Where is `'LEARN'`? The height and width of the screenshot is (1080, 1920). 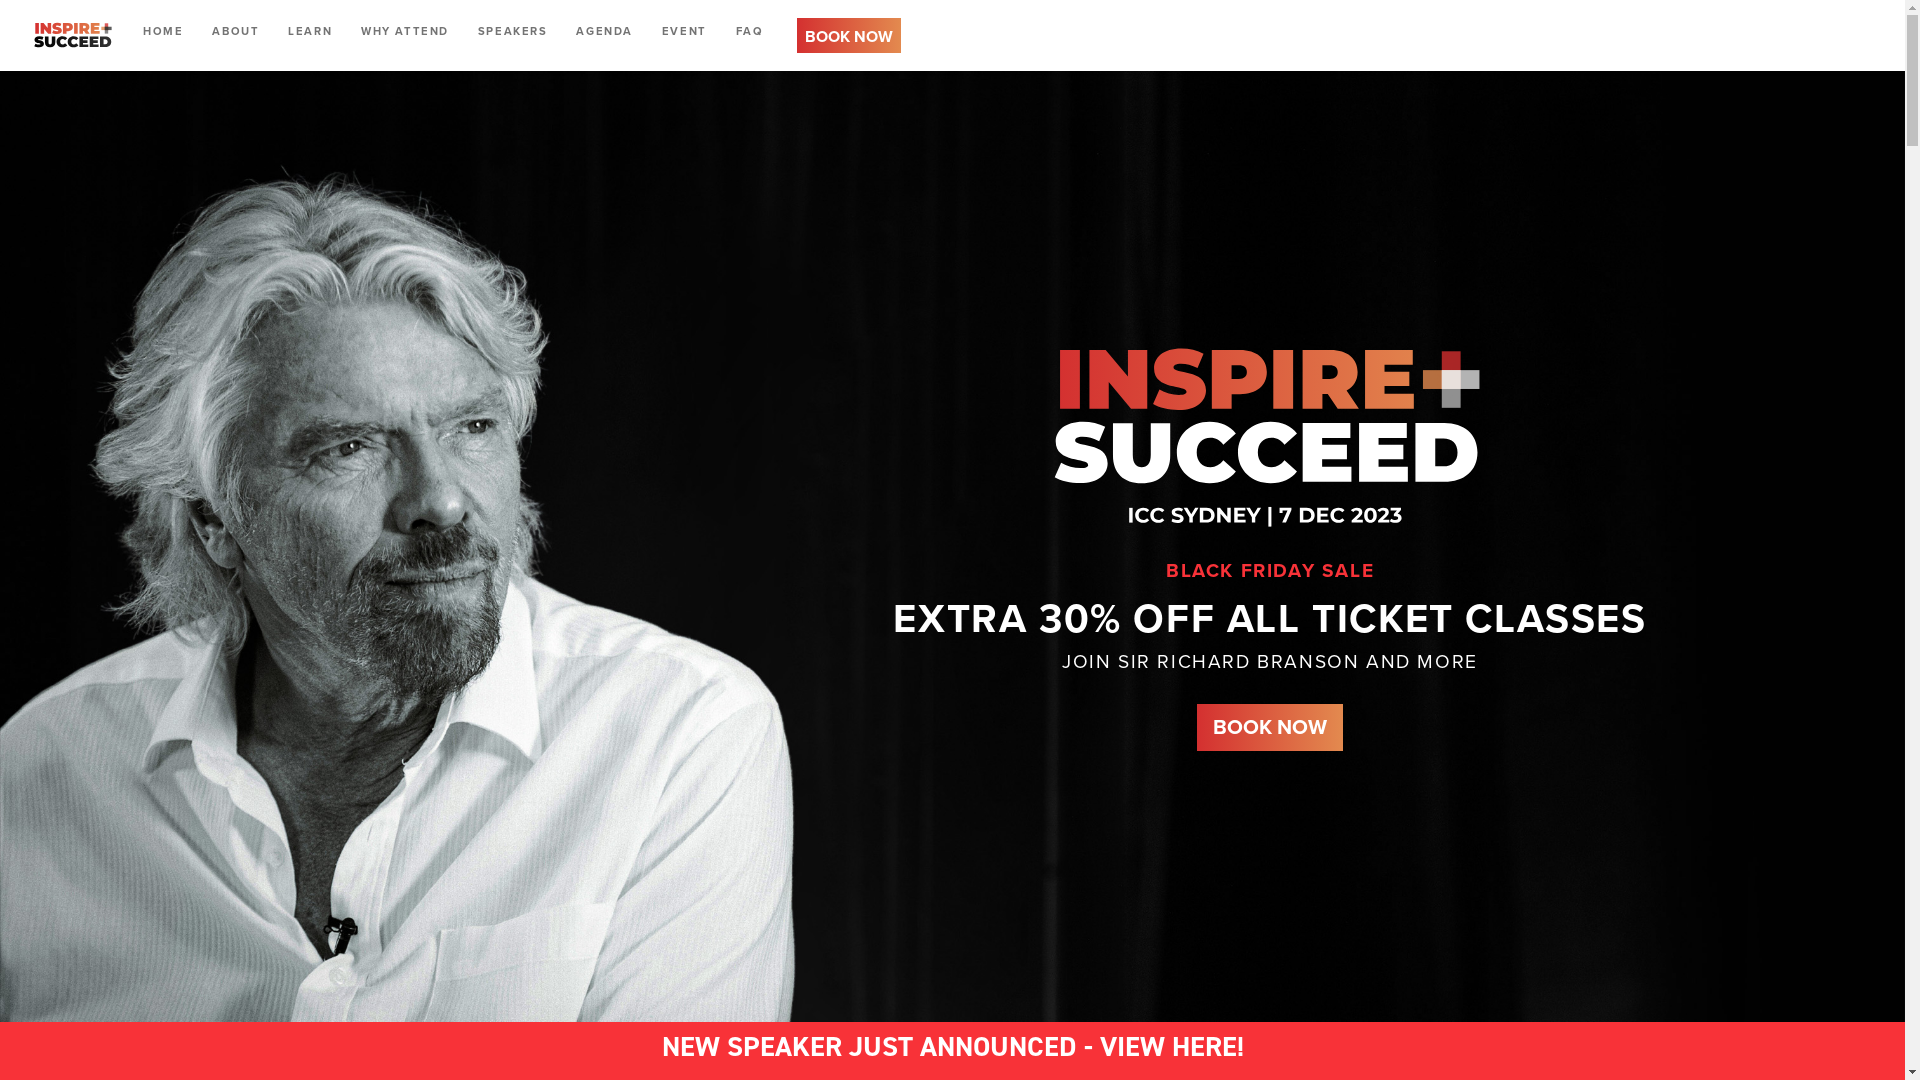
'LEARN' is located at coordinates (278, 30).